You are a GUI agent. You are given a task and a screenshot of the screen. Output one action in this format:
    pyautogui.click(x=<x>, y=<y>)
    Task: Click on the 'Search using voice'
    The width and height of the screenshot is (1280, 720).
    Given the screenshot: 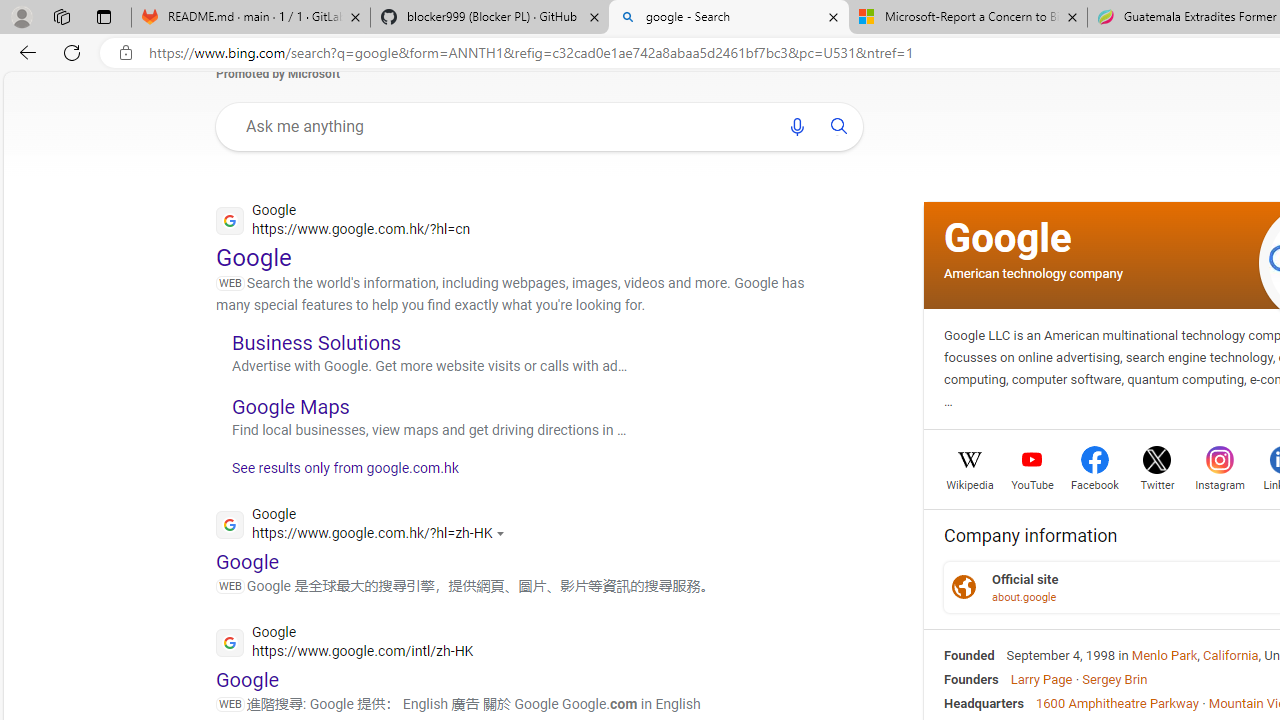 What is the action you would take?
    pyautogui.click(x=796, y=126)
    